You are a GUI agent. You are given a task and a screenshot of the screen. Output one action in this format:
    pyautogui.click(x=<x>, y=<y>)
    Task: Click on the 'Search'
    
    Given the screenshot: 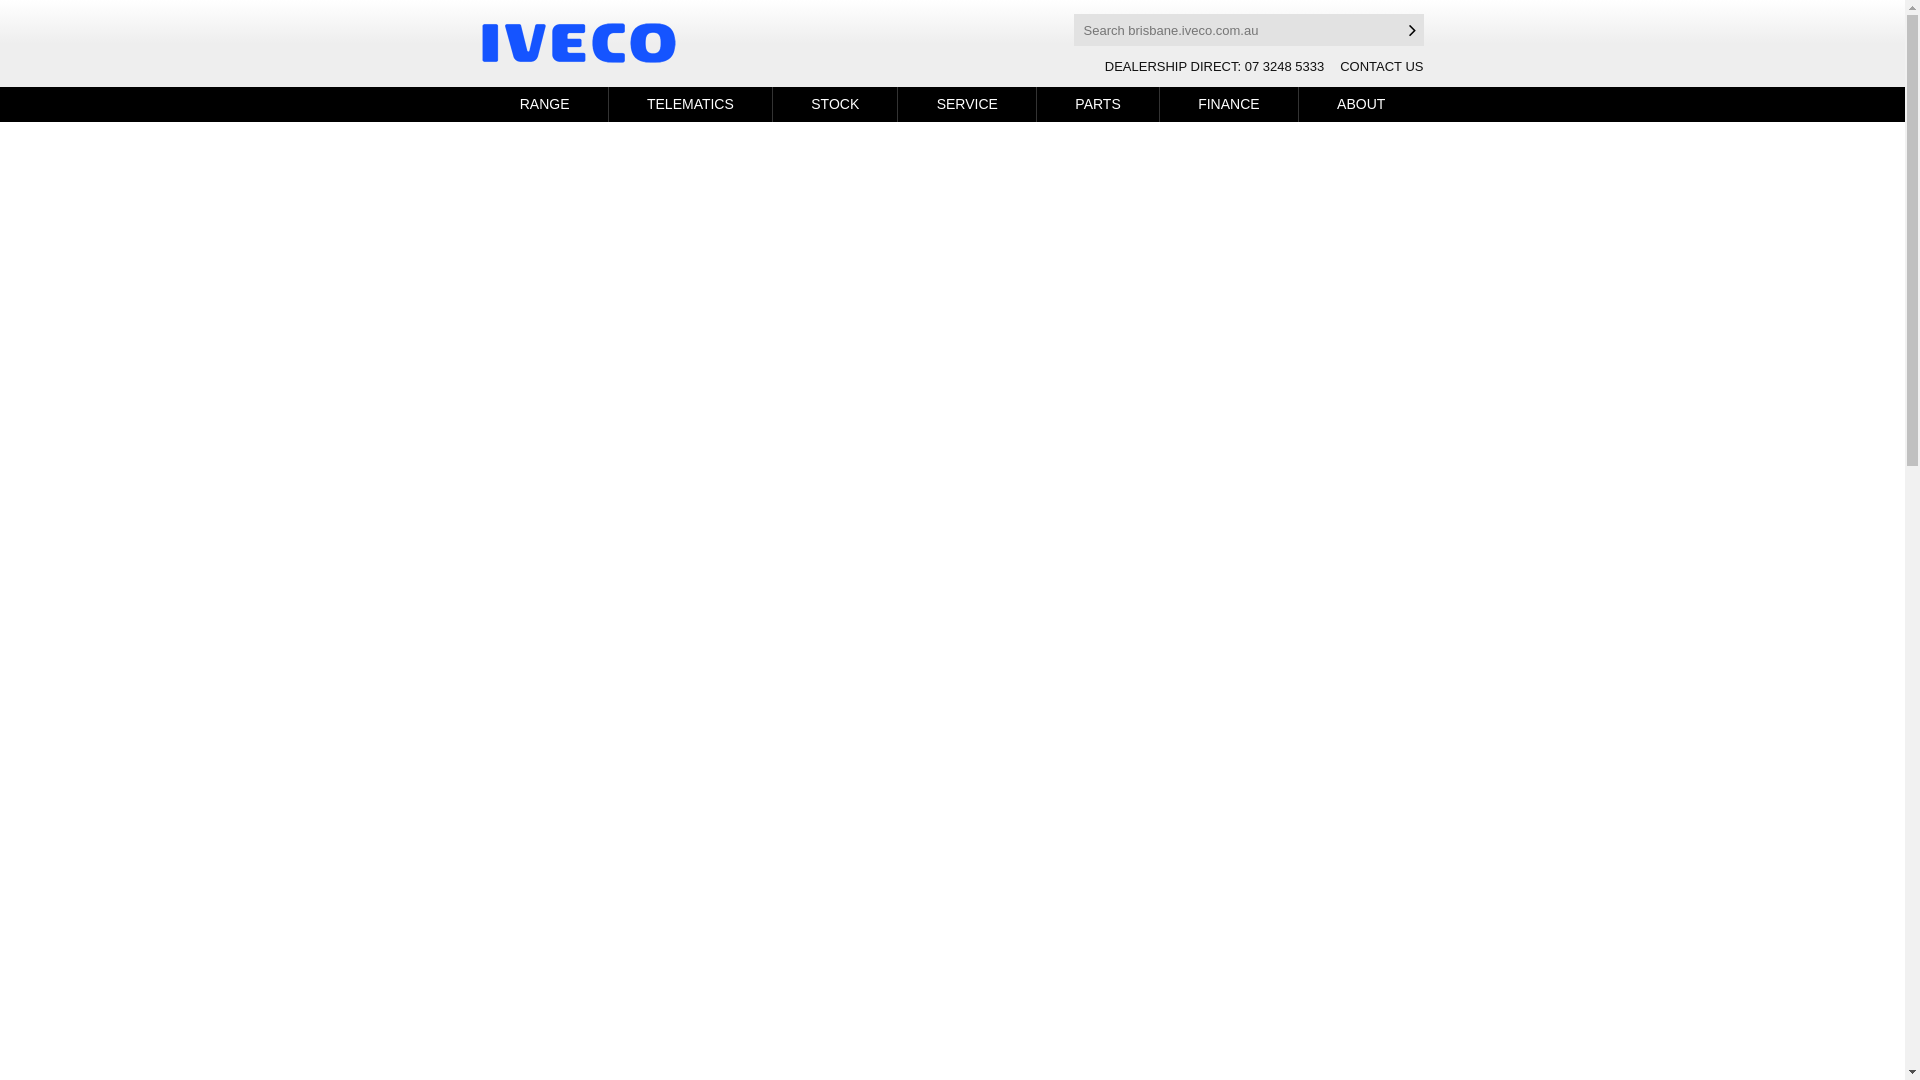 What is the action you would take?
    pyautogui.click(x=1411, y=30)
    